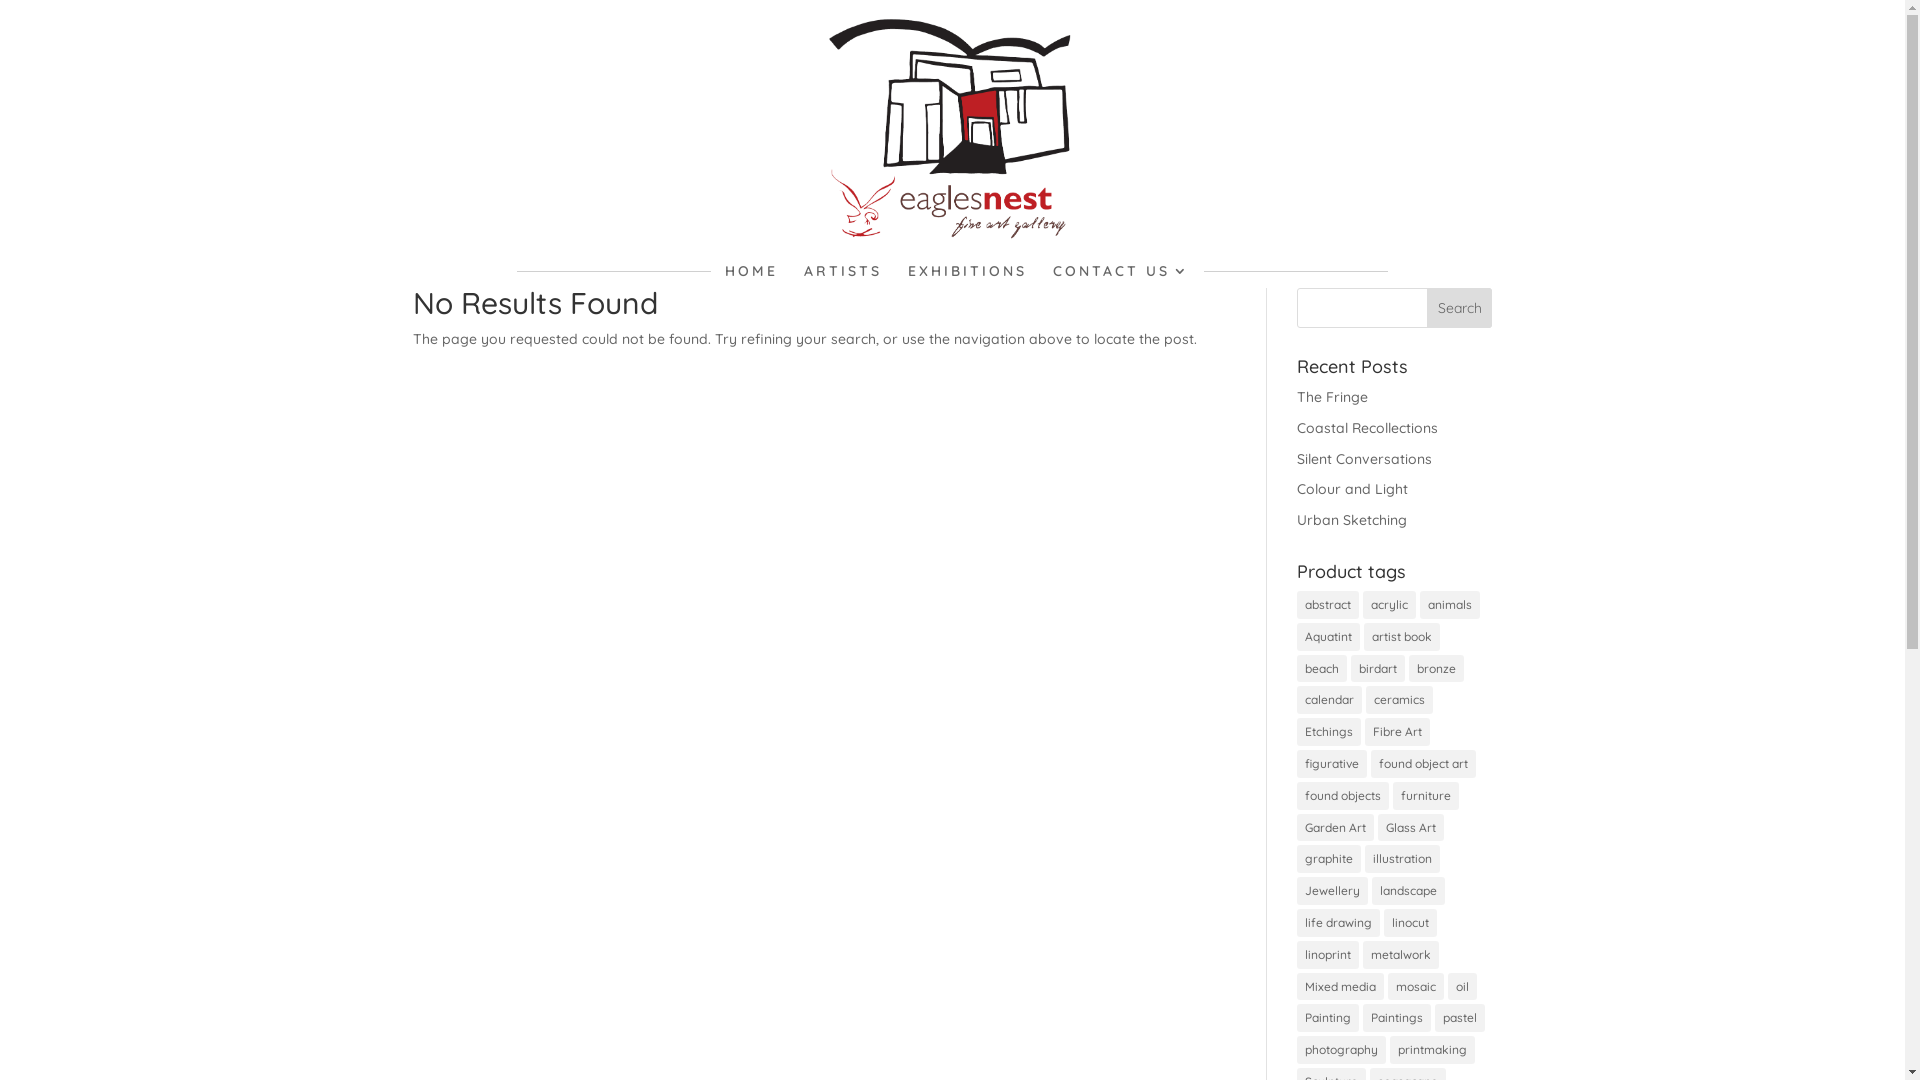  What do you see at coordinates (1401, 858) in the screenshot?
I see `'illustration'` at bounding box center [1401, 858].